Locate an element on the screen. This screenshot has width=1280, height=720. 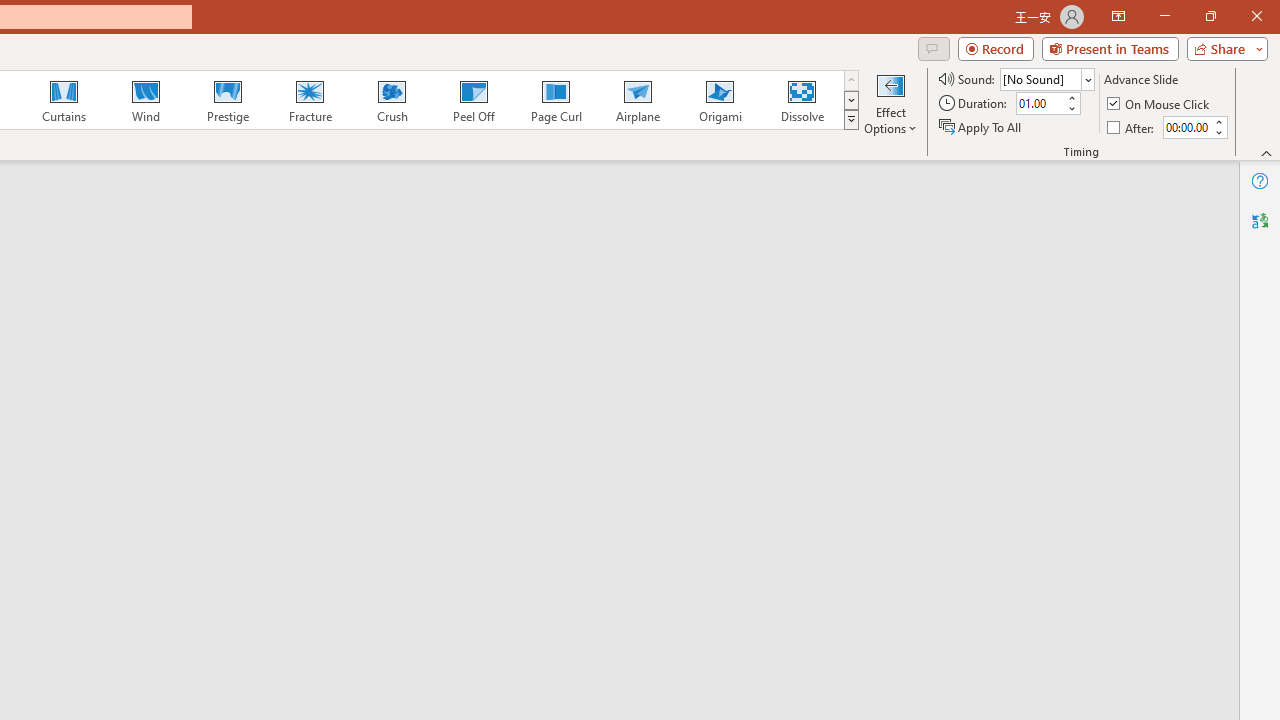
'On Mouse Click' is located at coordinates (1159, 103).